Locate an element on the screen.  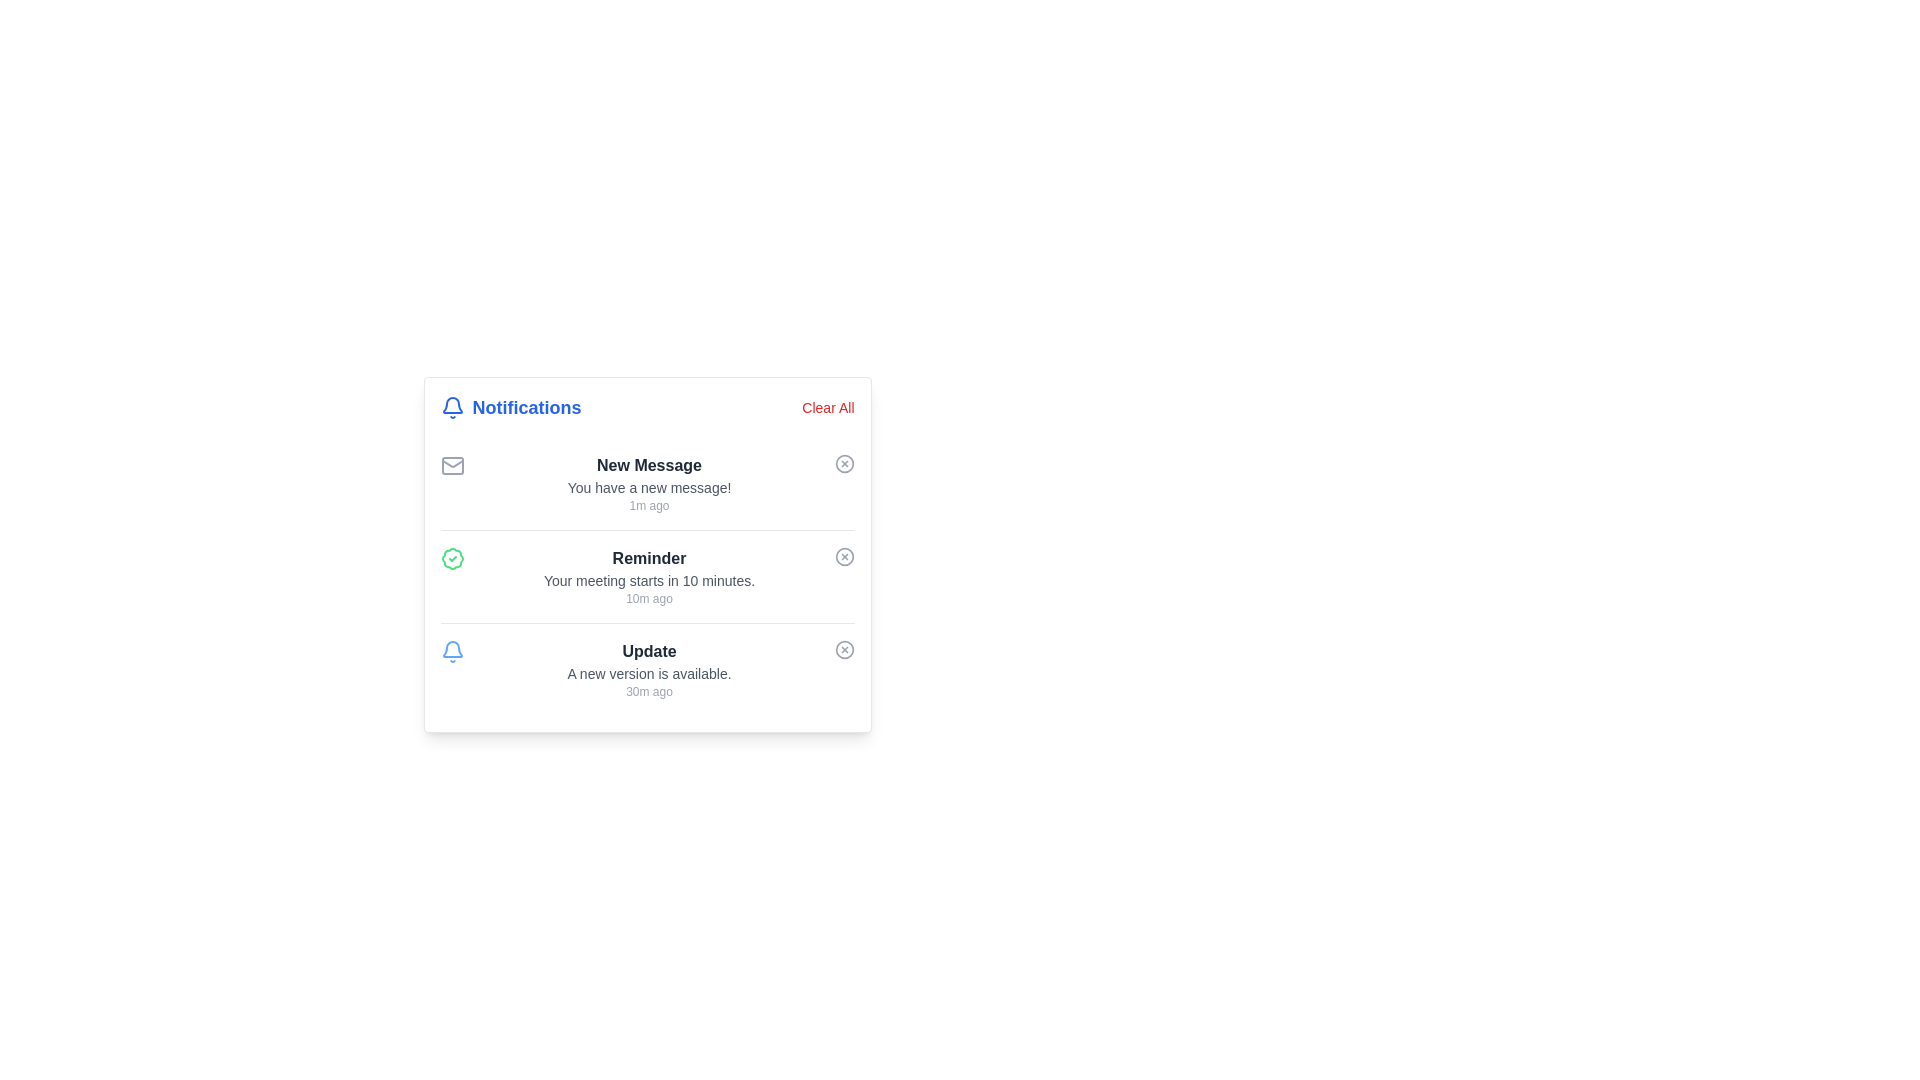
the icon that indicates the type or category of the 'Reminder' notification, located to the left of the title 'Reminder' and above the timestamp '10m ago' is located at coordinates (451, 559).